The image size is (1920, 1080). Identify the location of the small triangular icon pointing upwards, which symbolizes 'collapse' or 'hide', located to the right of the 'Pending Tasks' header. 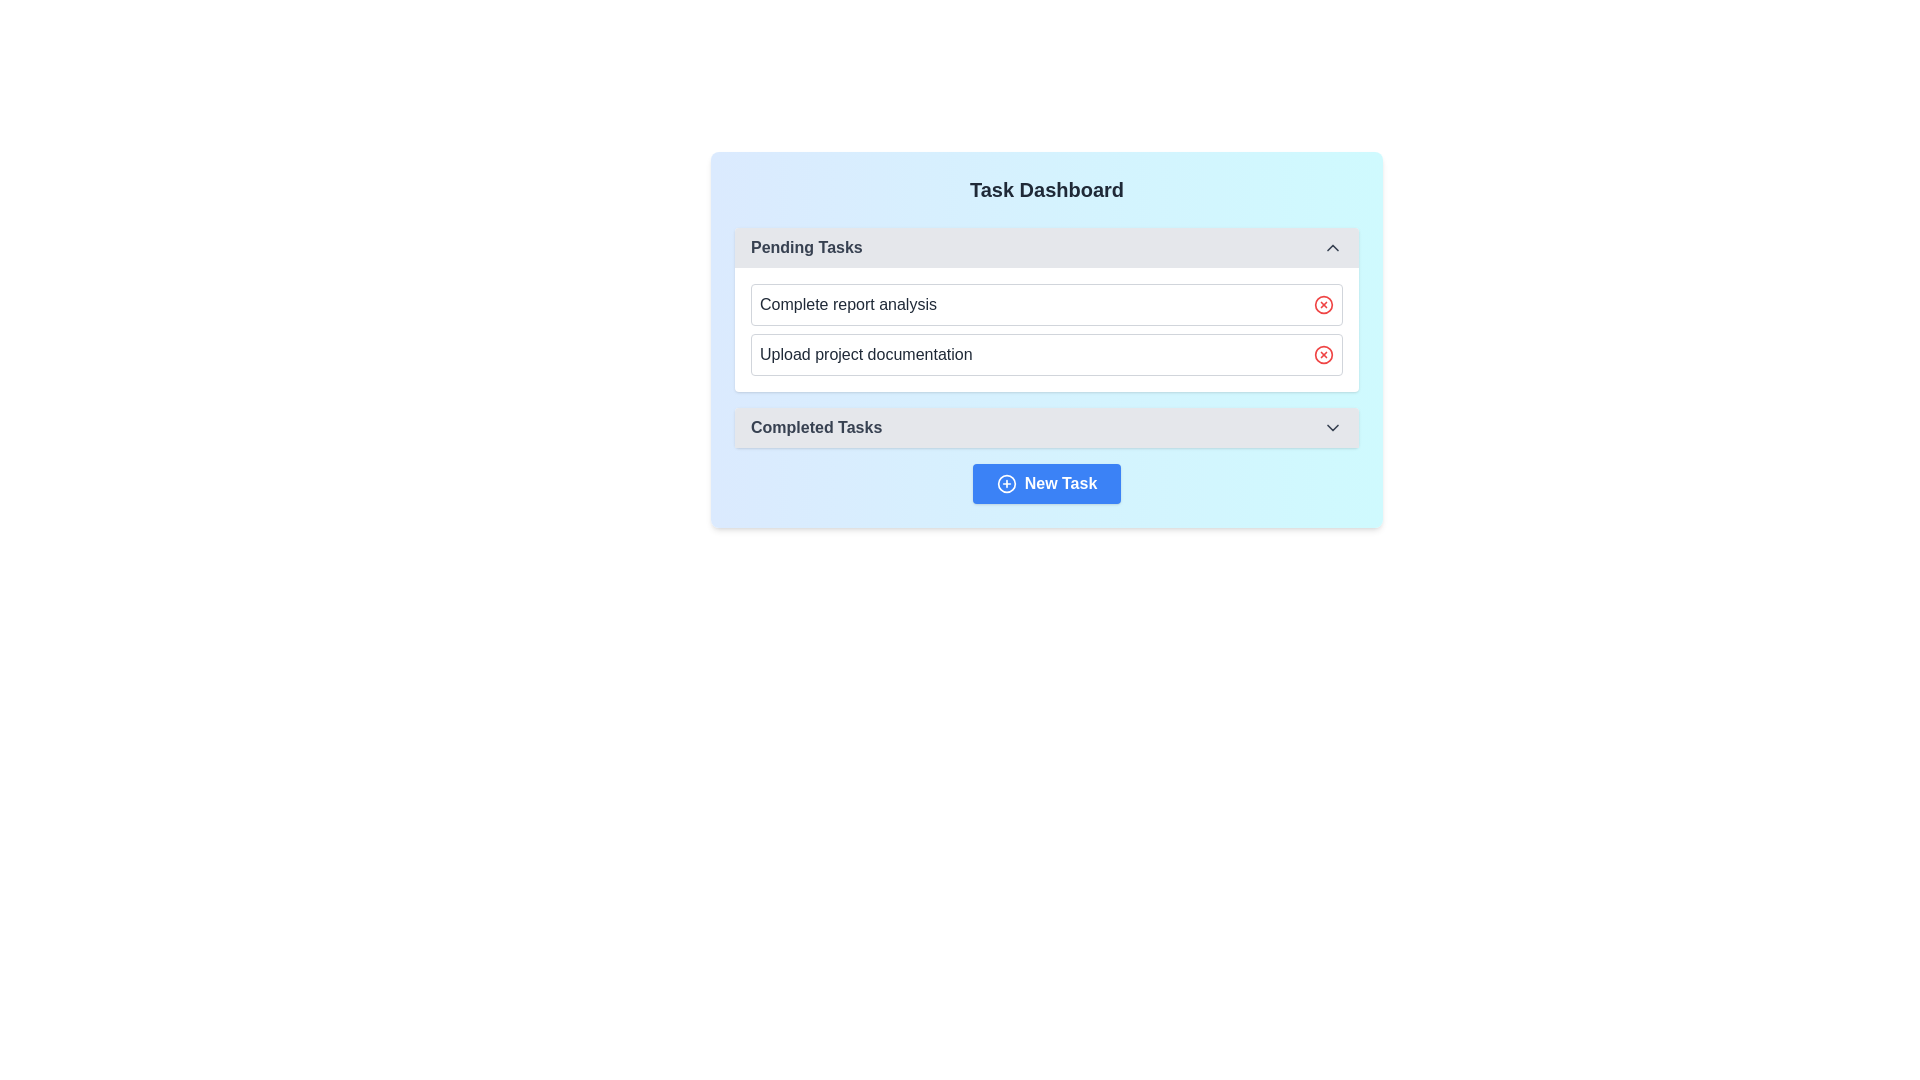
(1333, 246).